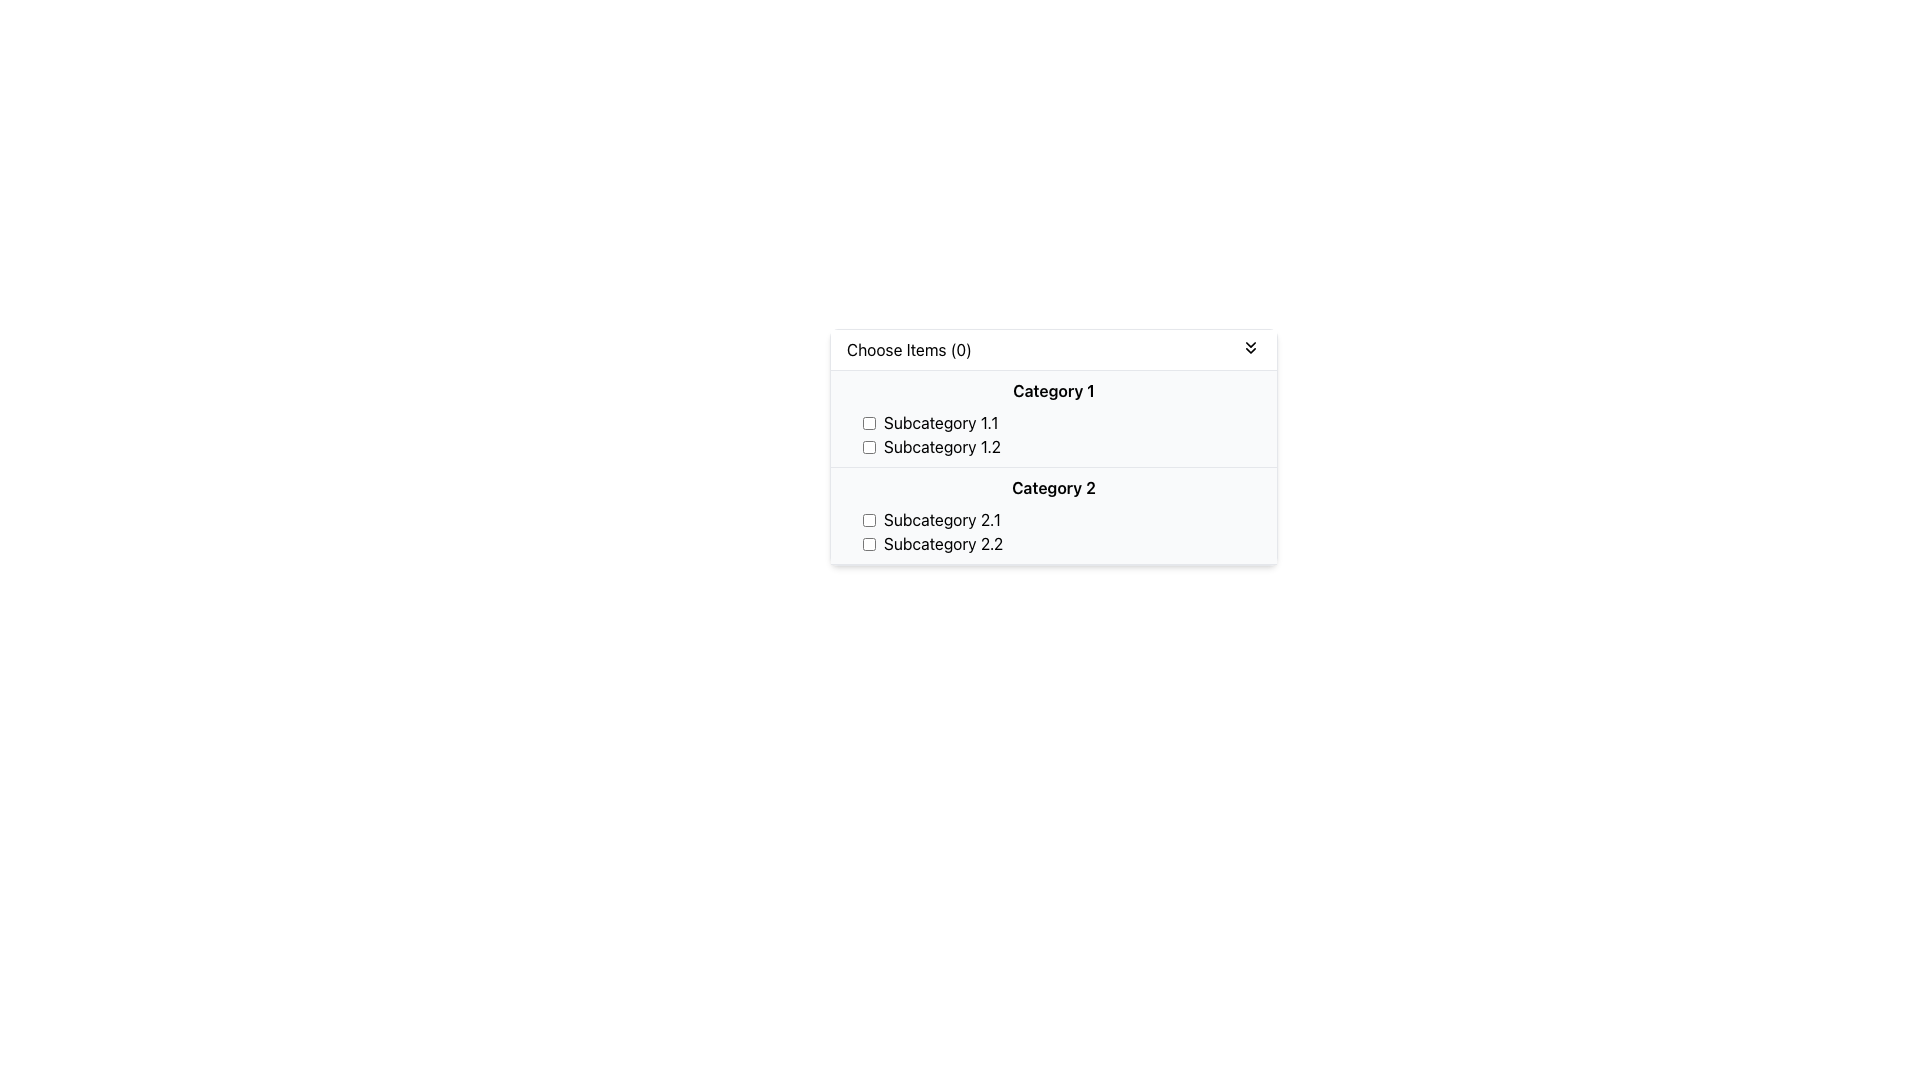 The height and width of the screenshot is (1080, 1920). I want to click on the text label displaying 'Category 1', which is styled in bold and larger font, serving as a category header in the list component, so click(1053, 390).